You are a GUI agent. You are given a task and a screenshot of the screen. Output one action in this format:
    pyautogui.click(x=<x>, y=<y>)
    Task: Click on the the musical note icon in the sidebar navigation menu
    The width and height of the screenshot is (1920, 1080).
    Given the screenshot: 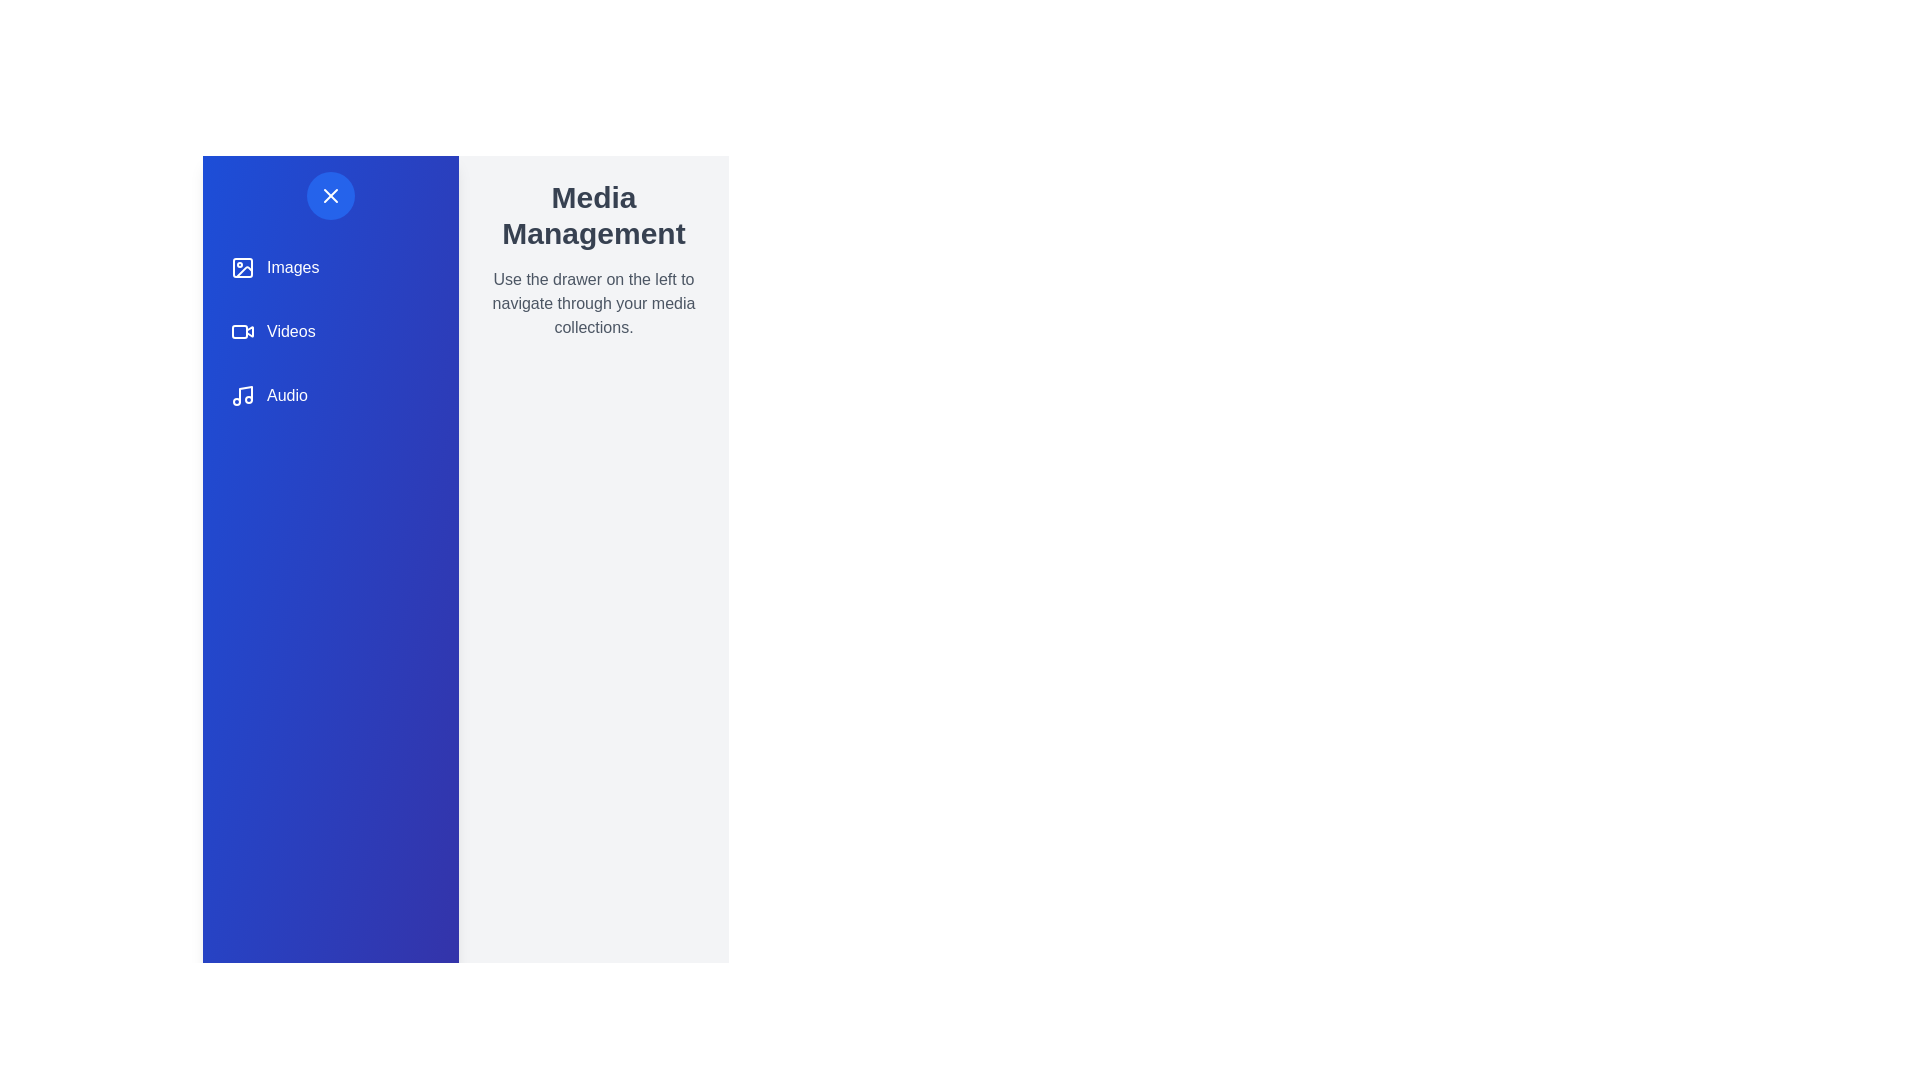 What is the action you would take?
    pyautogui.click(x=242, y=396)
    